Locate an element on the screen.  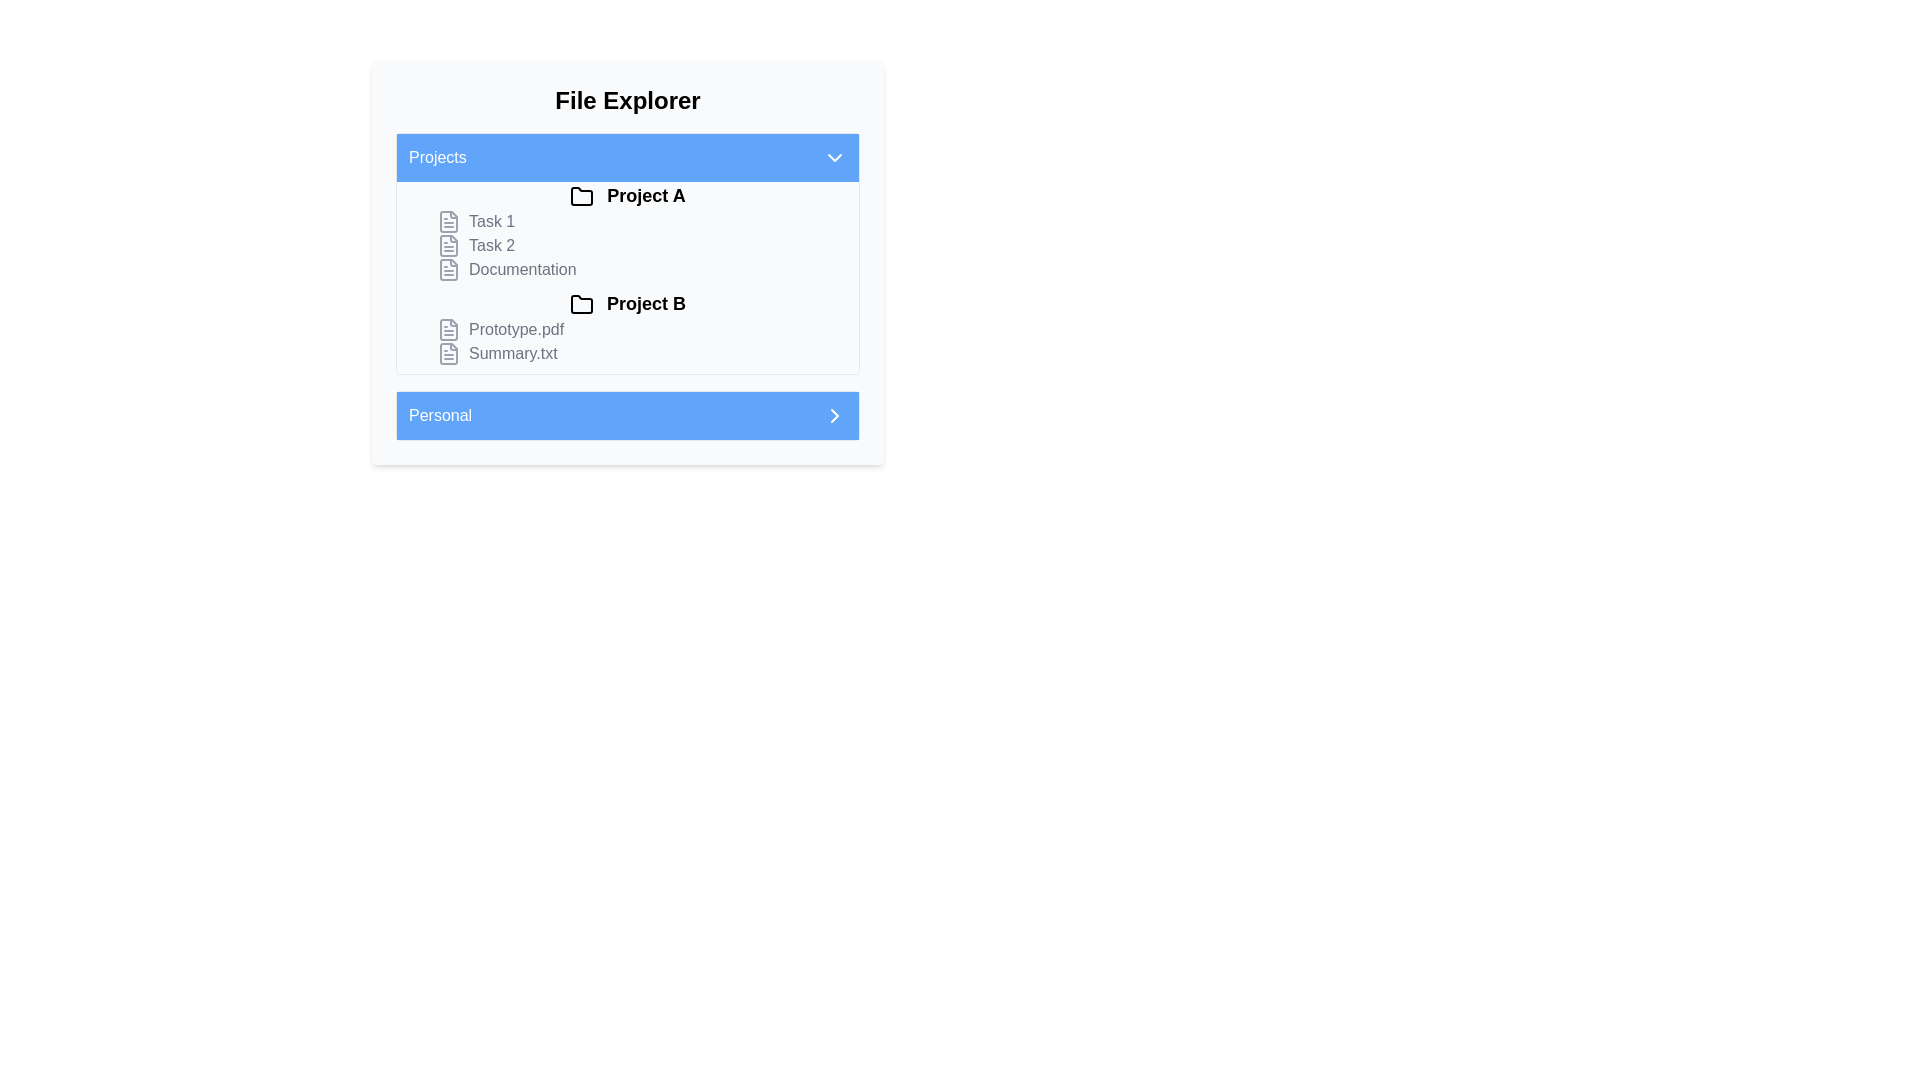
the file icon representing 'Summary.txt' located in the Projects section of the file explorer is located at coordinates (448, 353).